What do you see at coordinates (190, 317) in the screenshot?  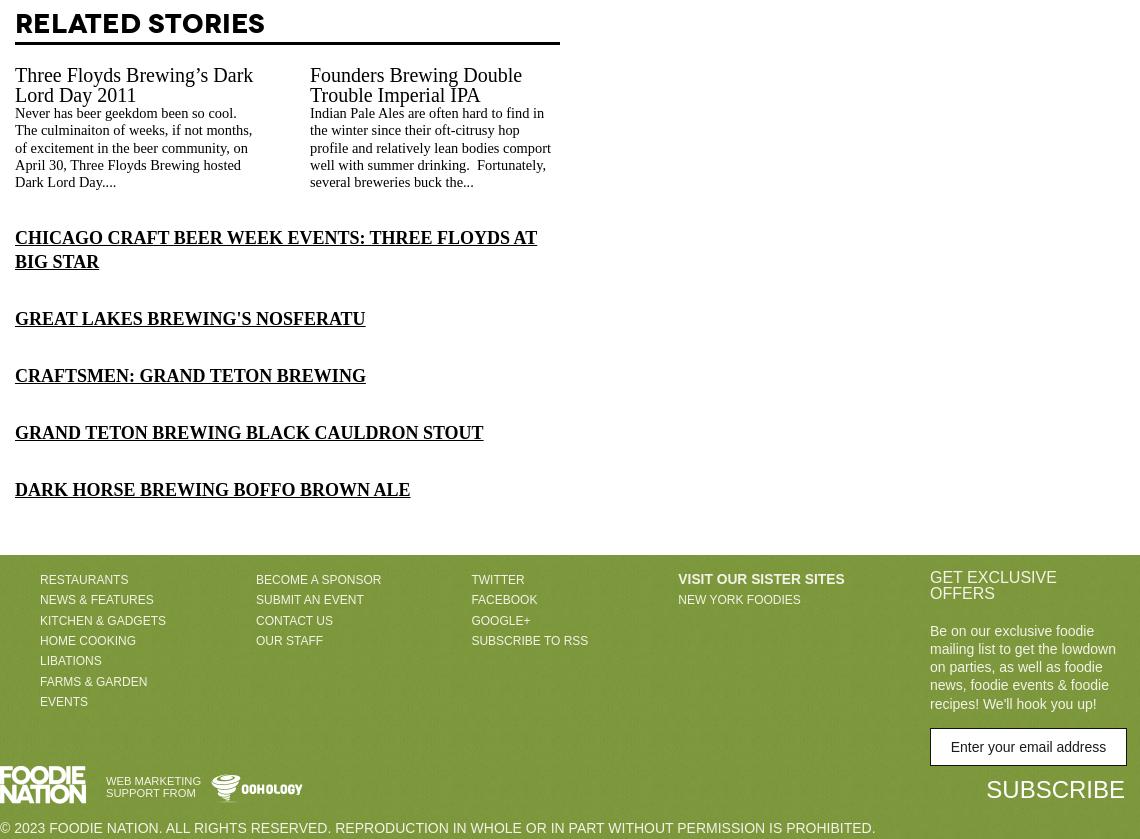 I see `'Great Lakes Brewing's Nosferatu'` at bounding box center [190, 317].